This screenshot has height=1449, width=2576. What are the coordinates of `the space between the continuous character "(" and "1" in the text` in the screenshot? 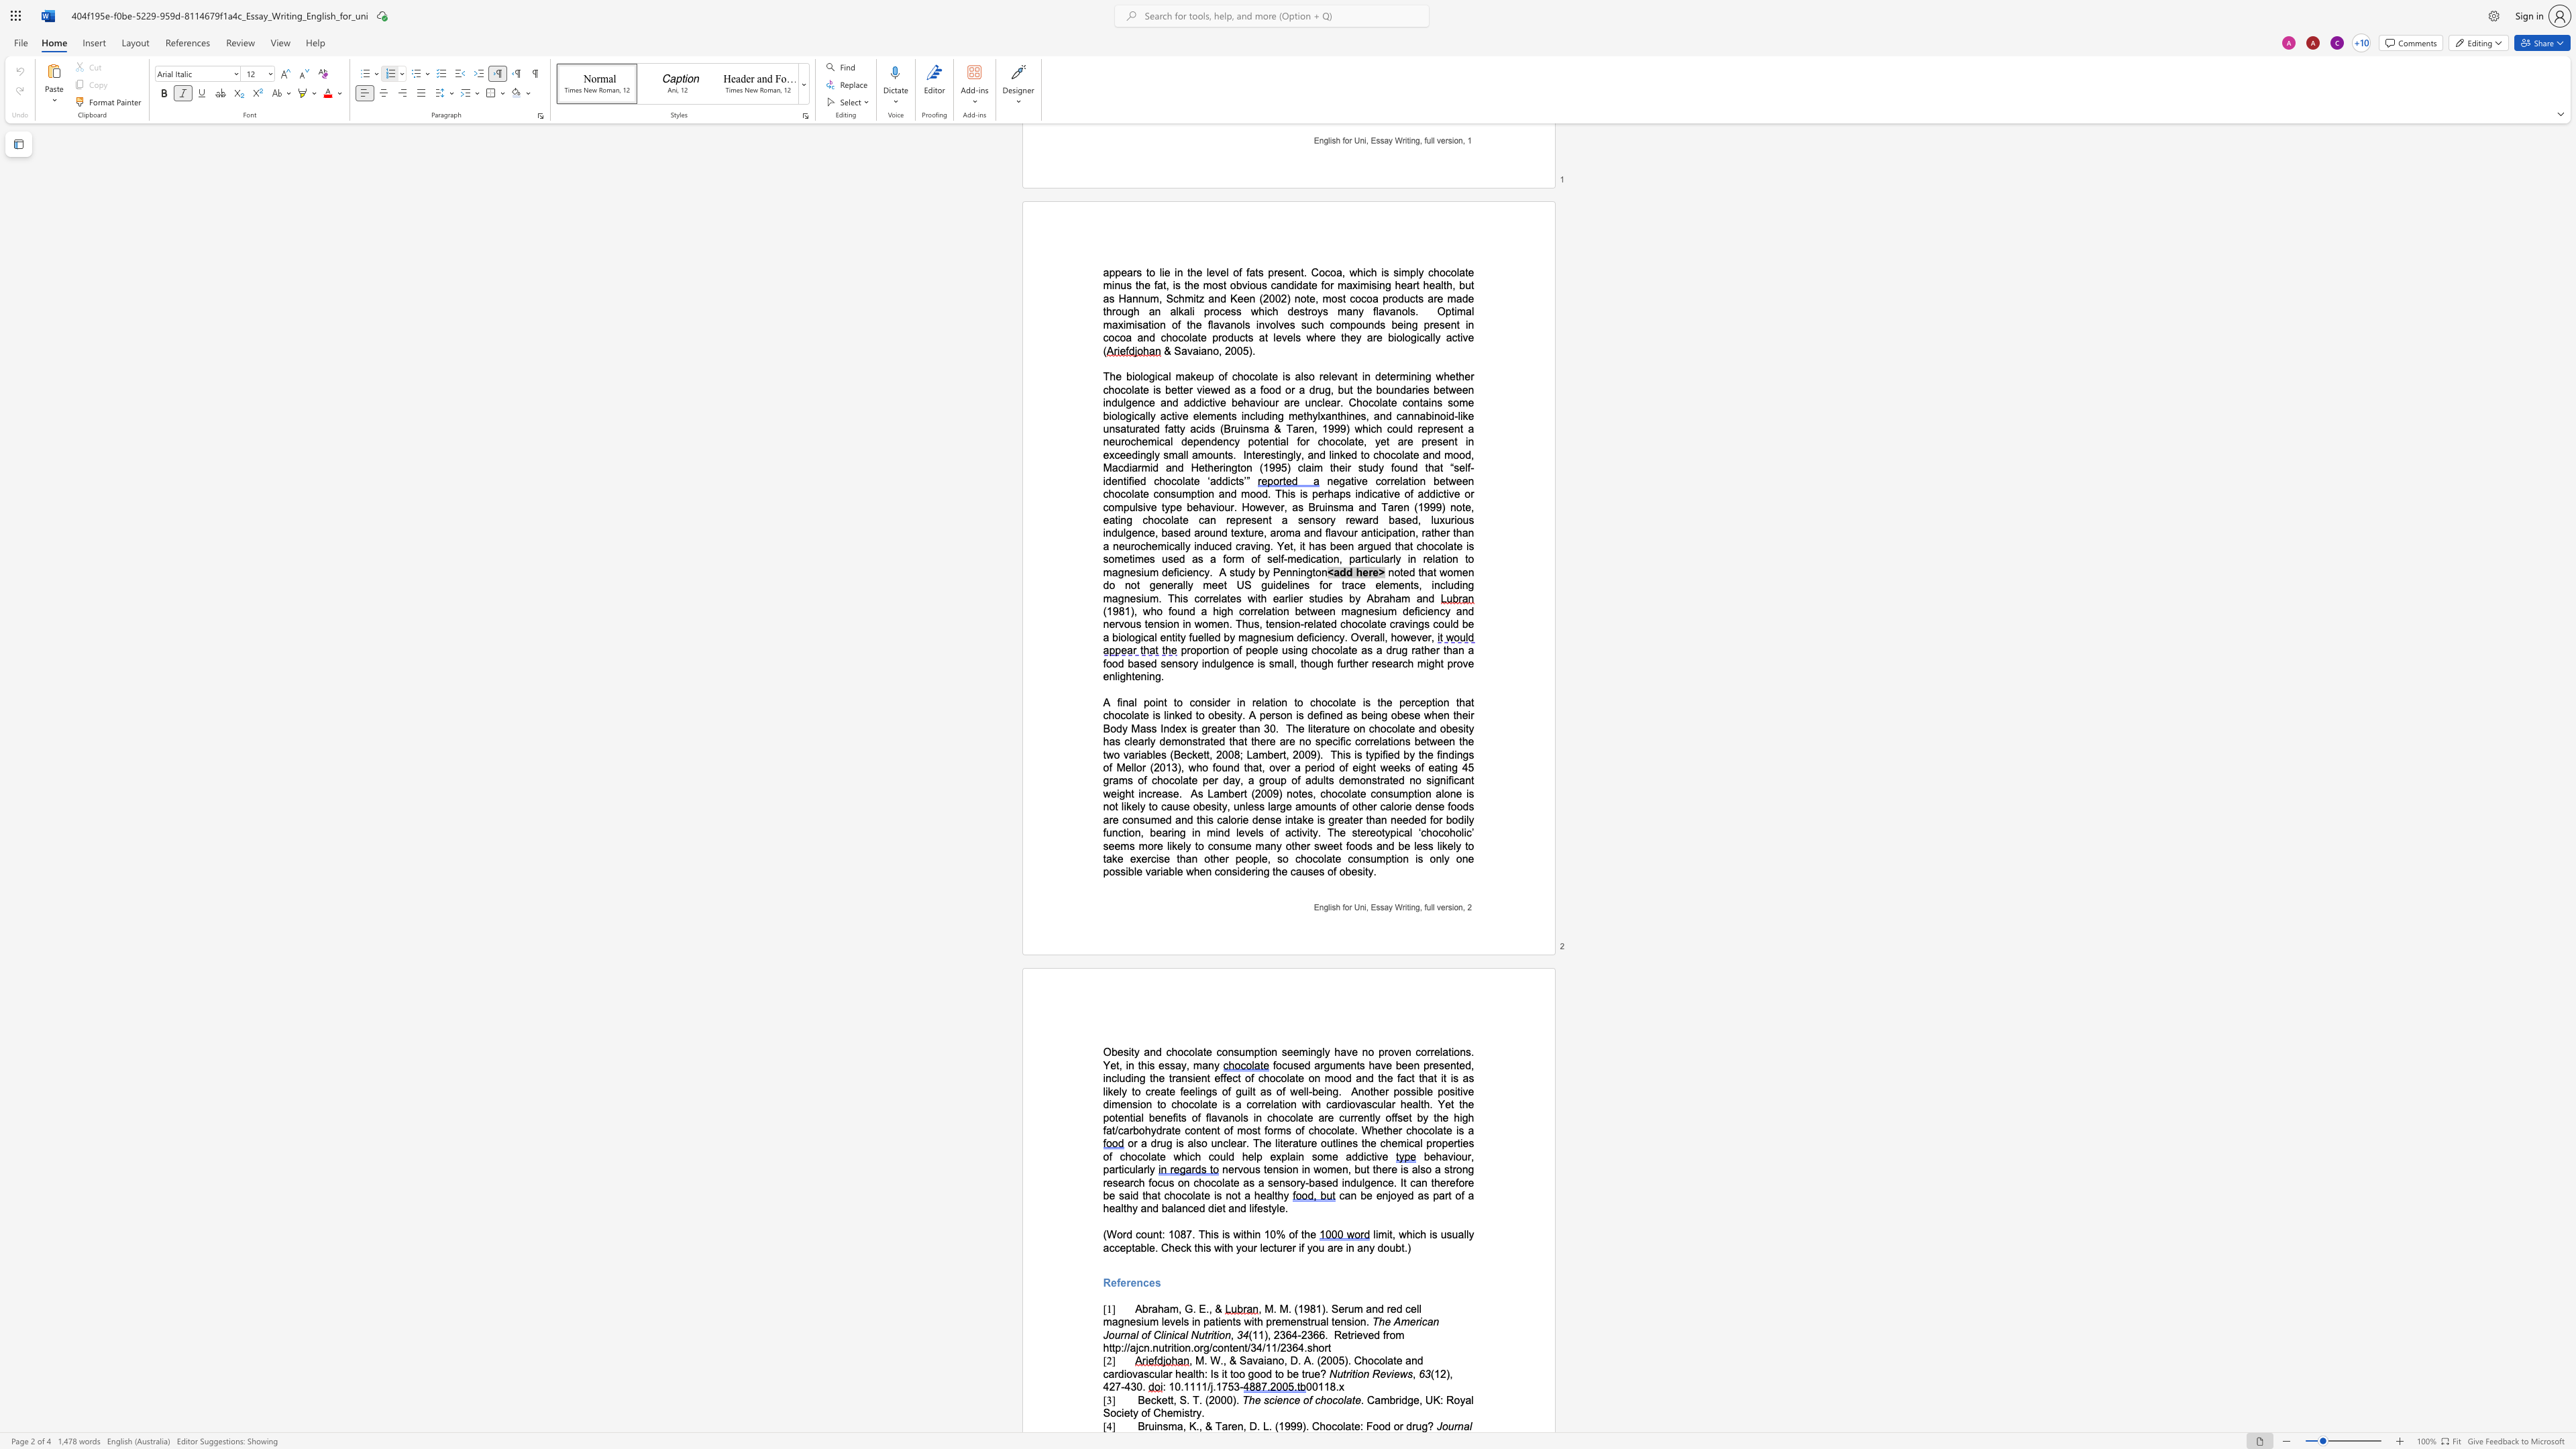 It's located at (1277, 1426).